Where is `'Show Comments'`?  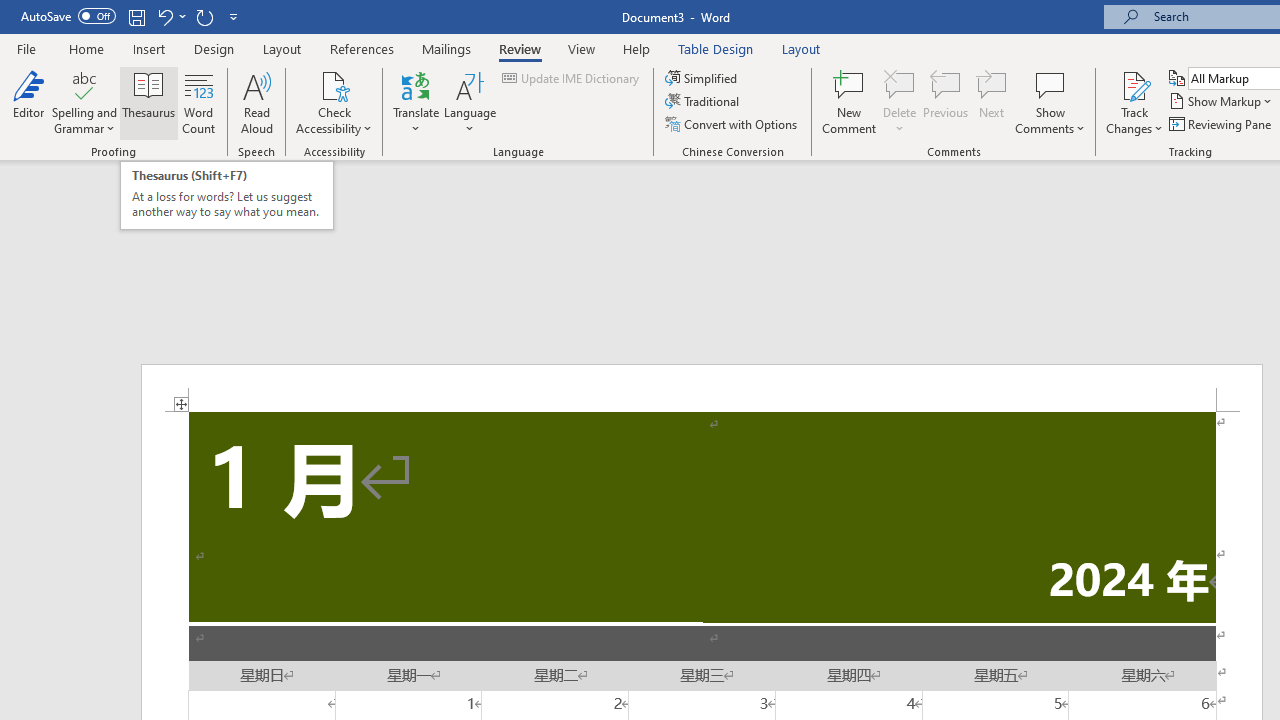 'Show Comments' is located at coordinates (1049, 103).